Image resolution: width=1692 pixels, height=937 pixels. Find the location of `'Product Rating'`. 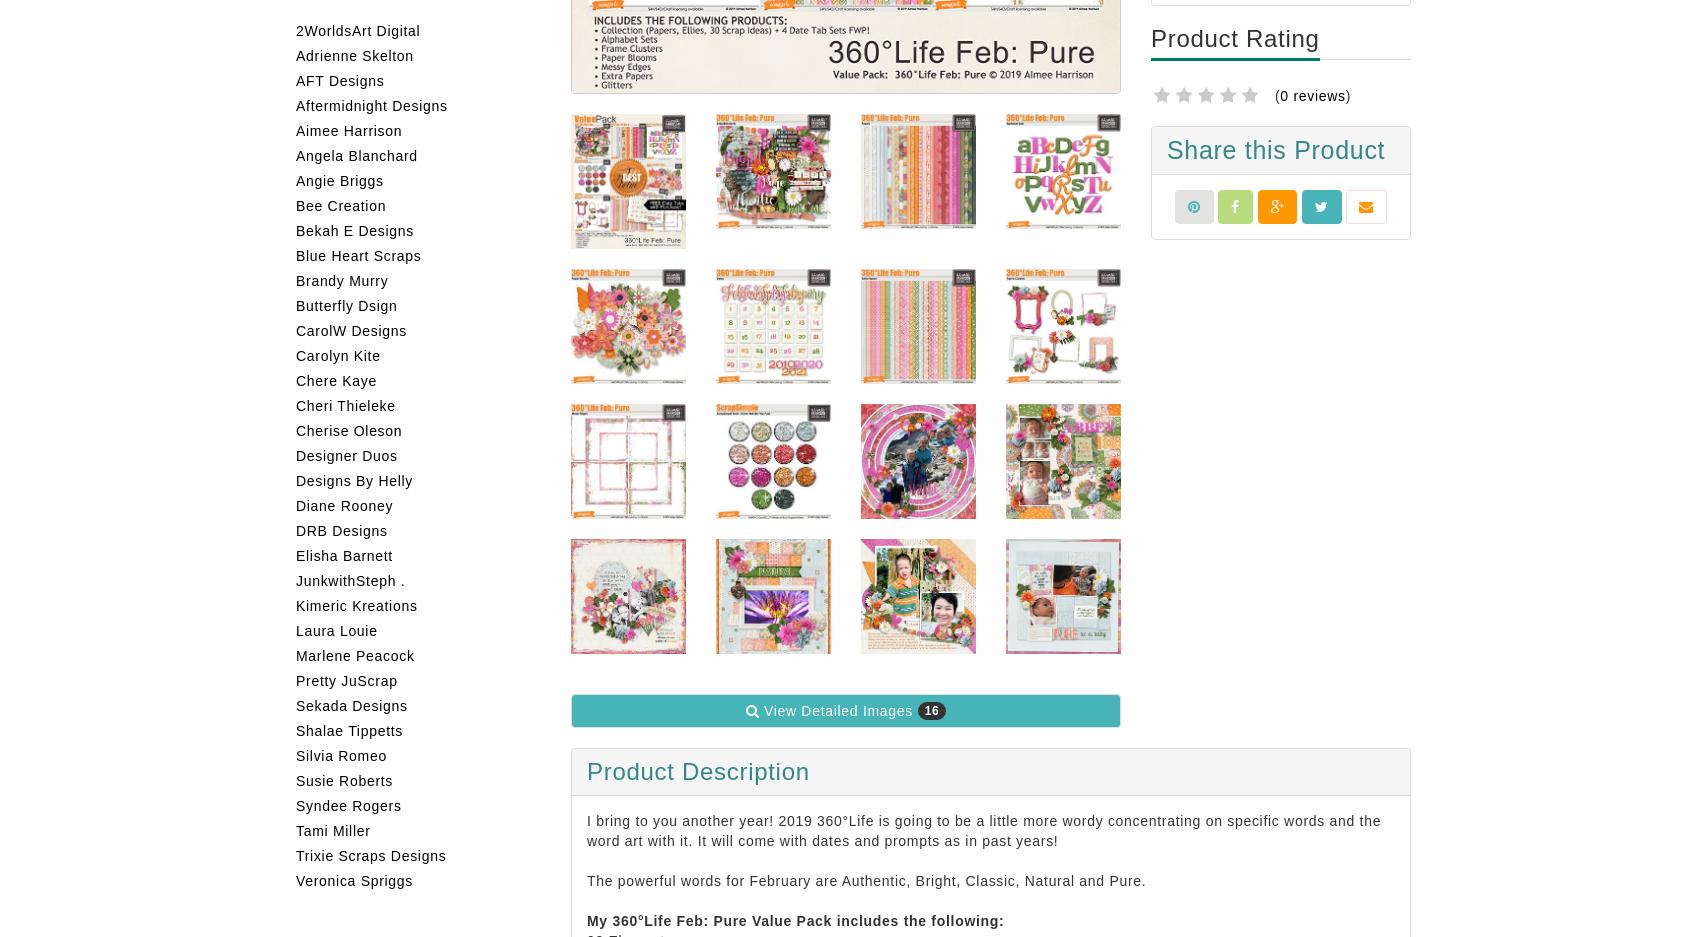

'Product Rating' is located at coordinates (1234, 38).